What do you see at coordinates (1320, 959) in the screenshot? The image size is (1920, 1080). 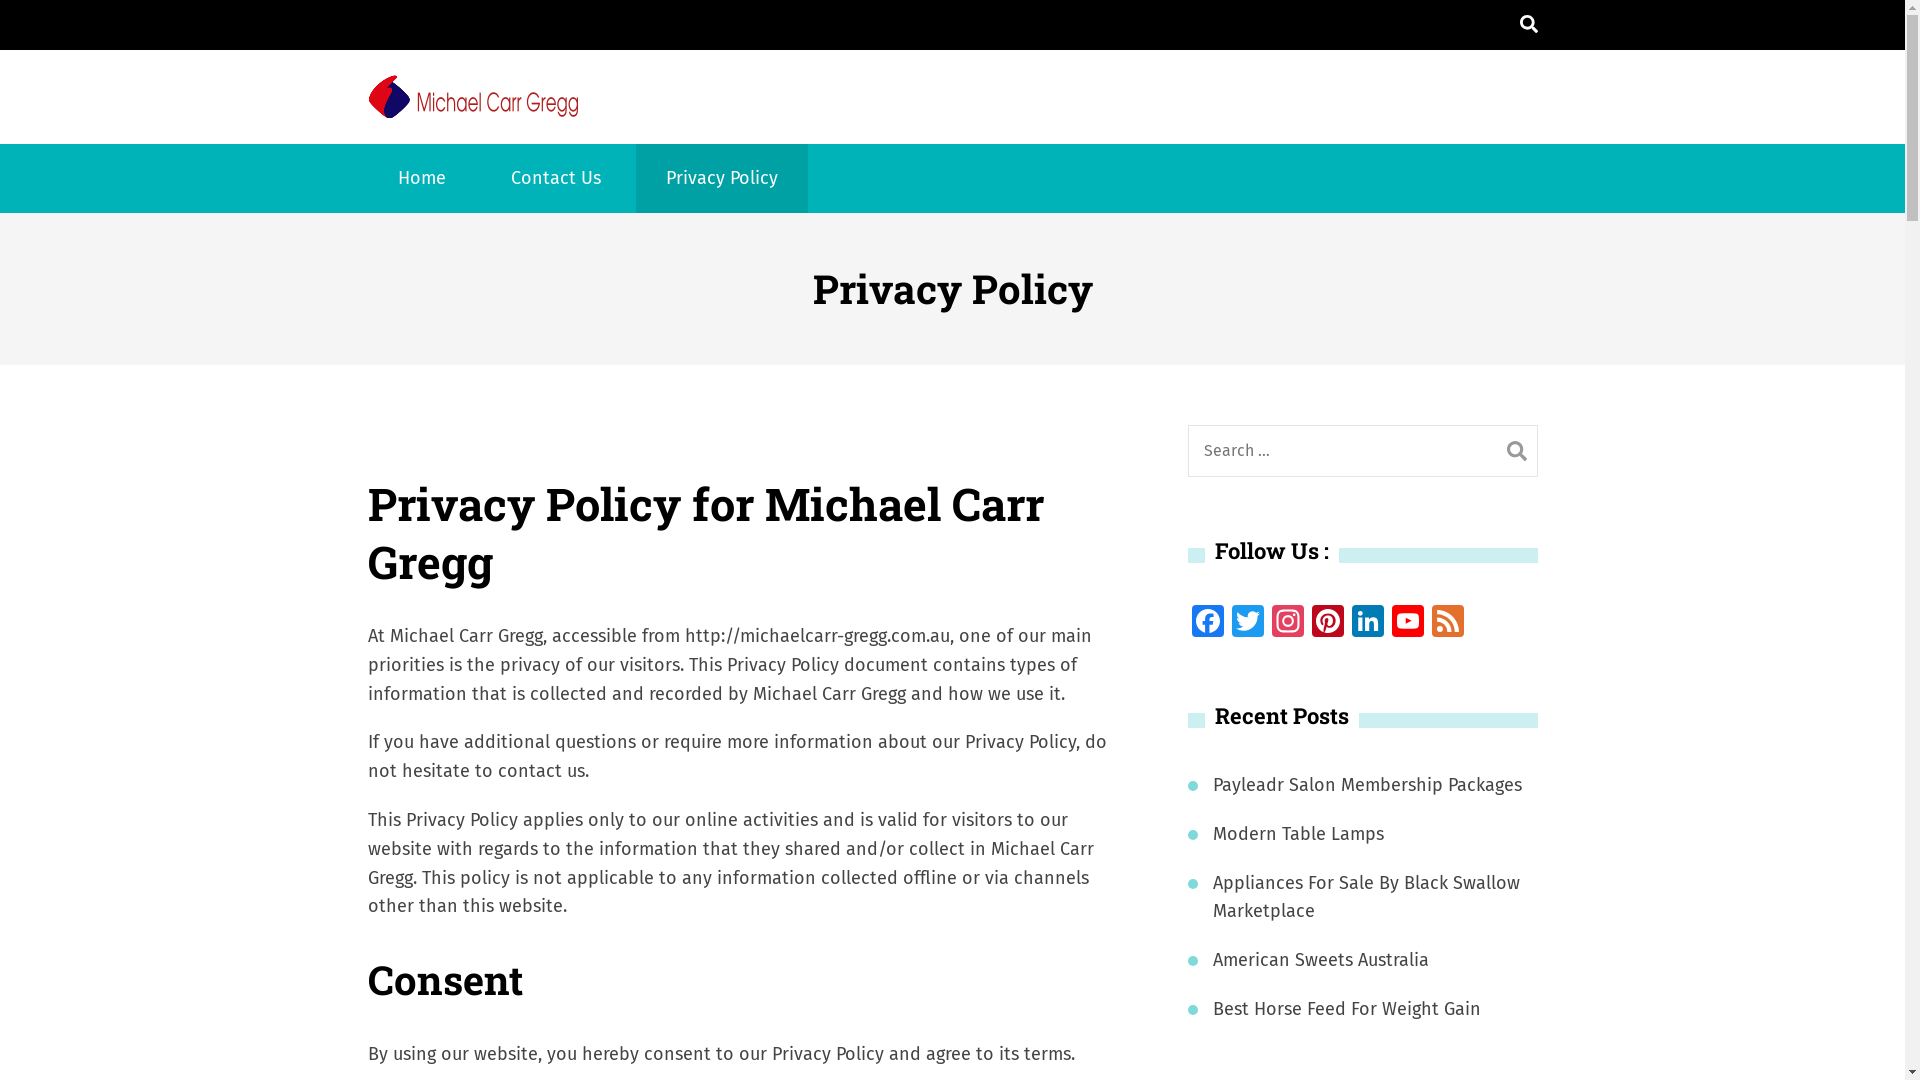 I see `'American Sweets Australia'` at bounding box center [1320, 959].